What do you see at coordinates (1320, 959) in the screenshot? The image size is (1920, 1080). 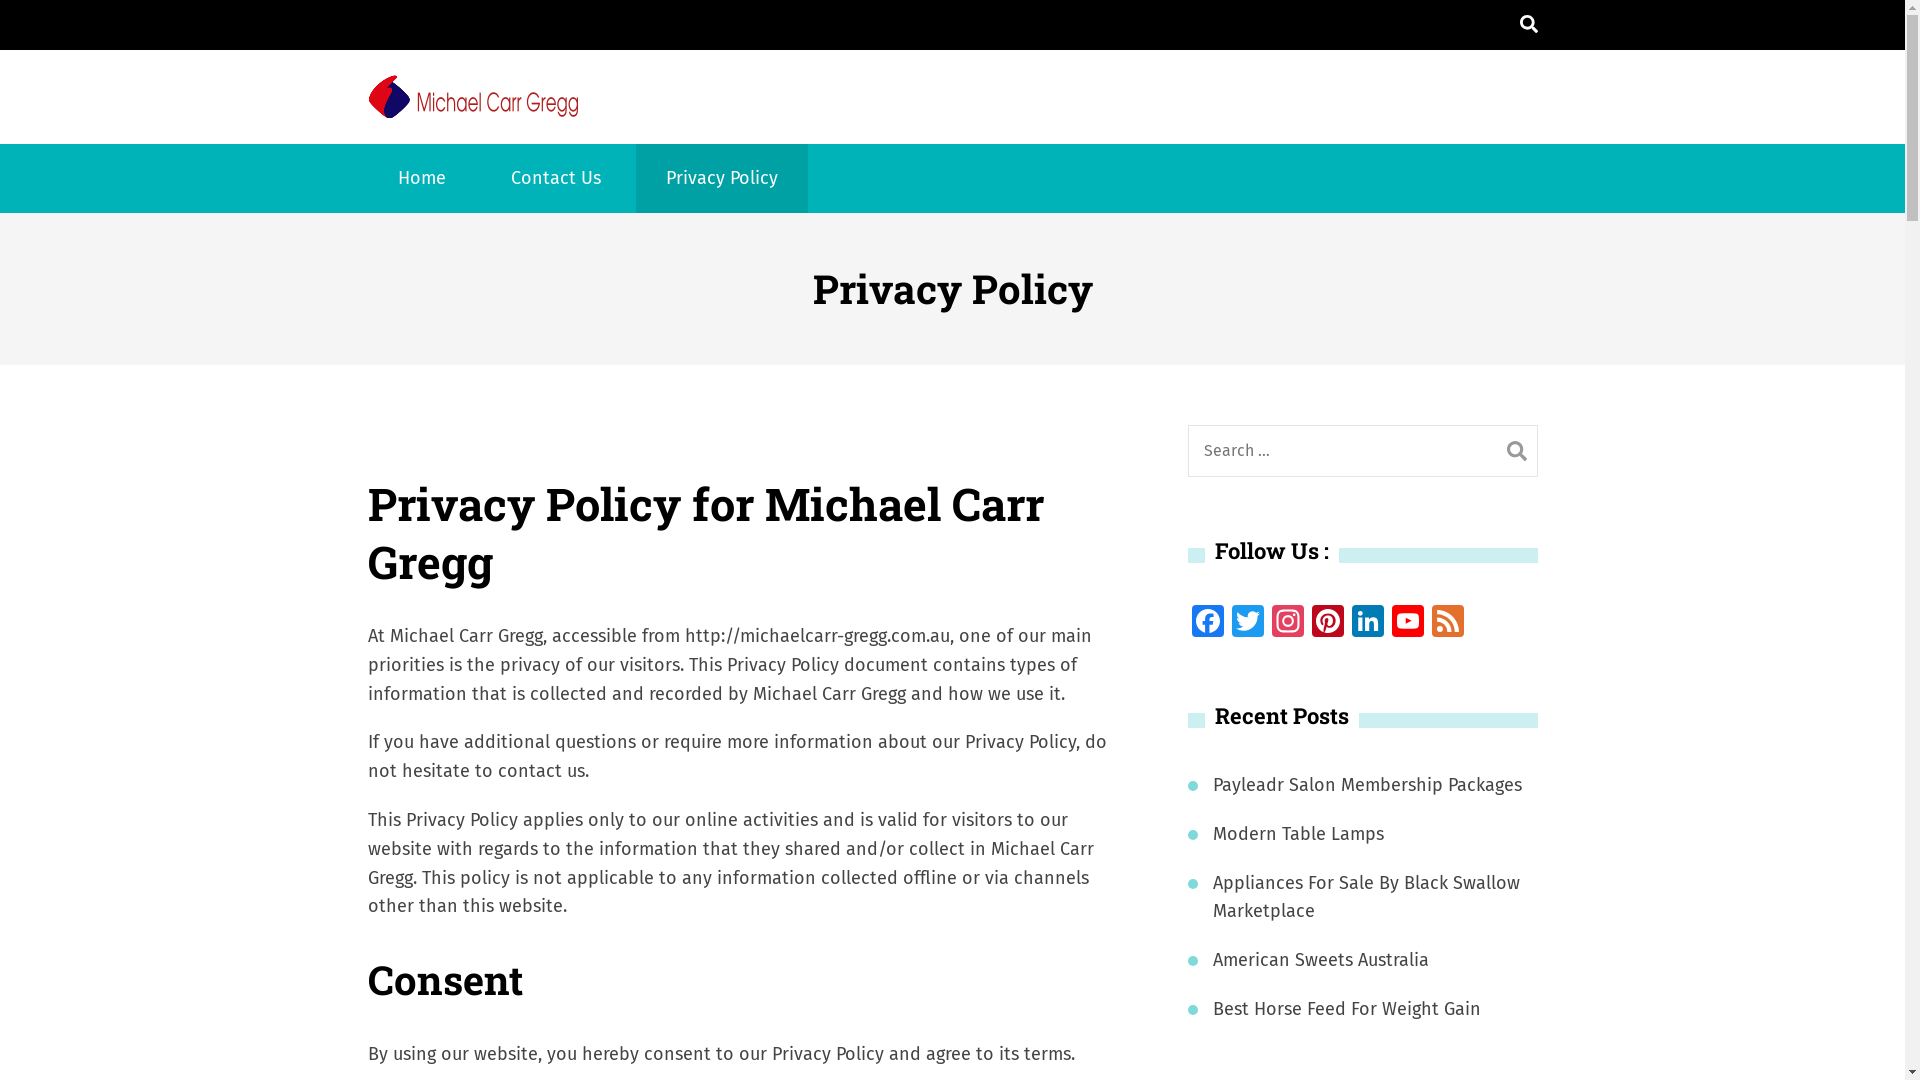 I see `'American Sweets Australia'` at bounding box center [1320, 959].